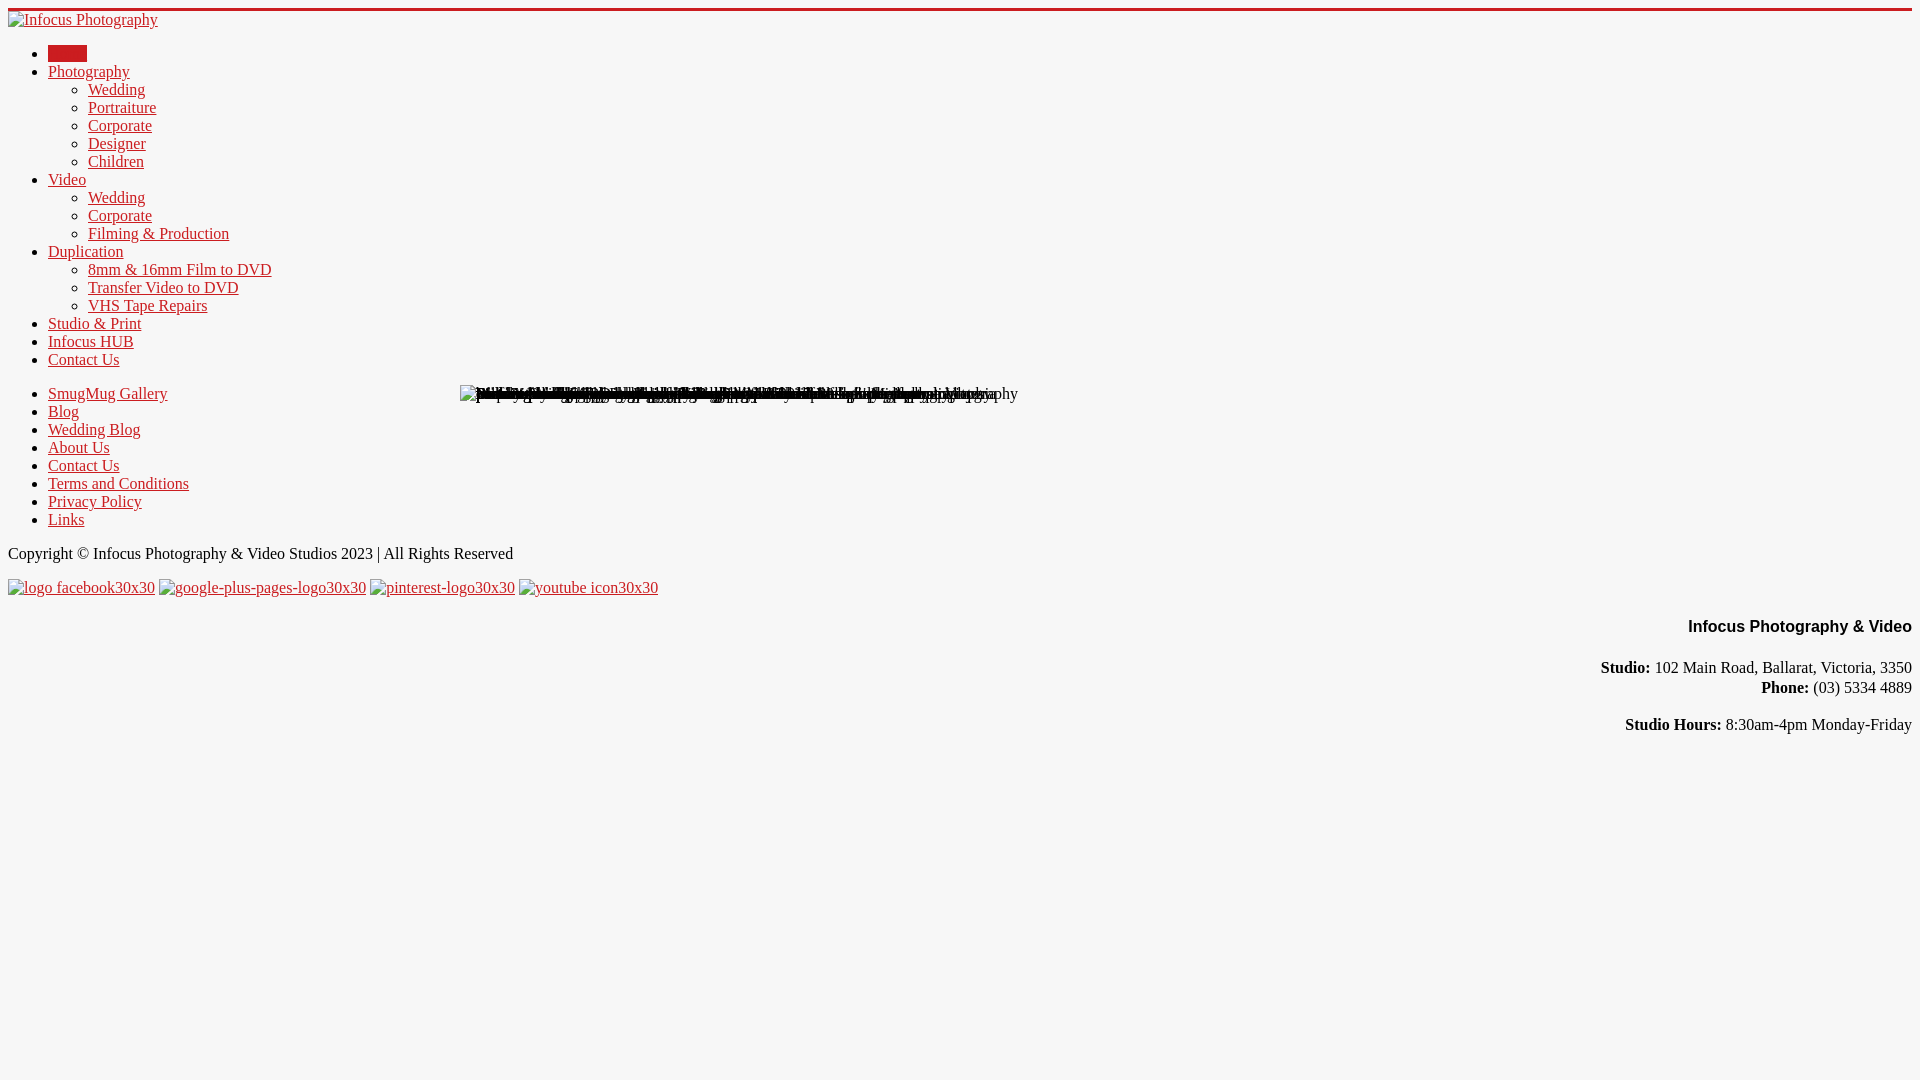 The image size is (1920, 1080). Describe the element at coordinates (93, 428) in the screenshot. I see `'Wedding Blog'` at that location.